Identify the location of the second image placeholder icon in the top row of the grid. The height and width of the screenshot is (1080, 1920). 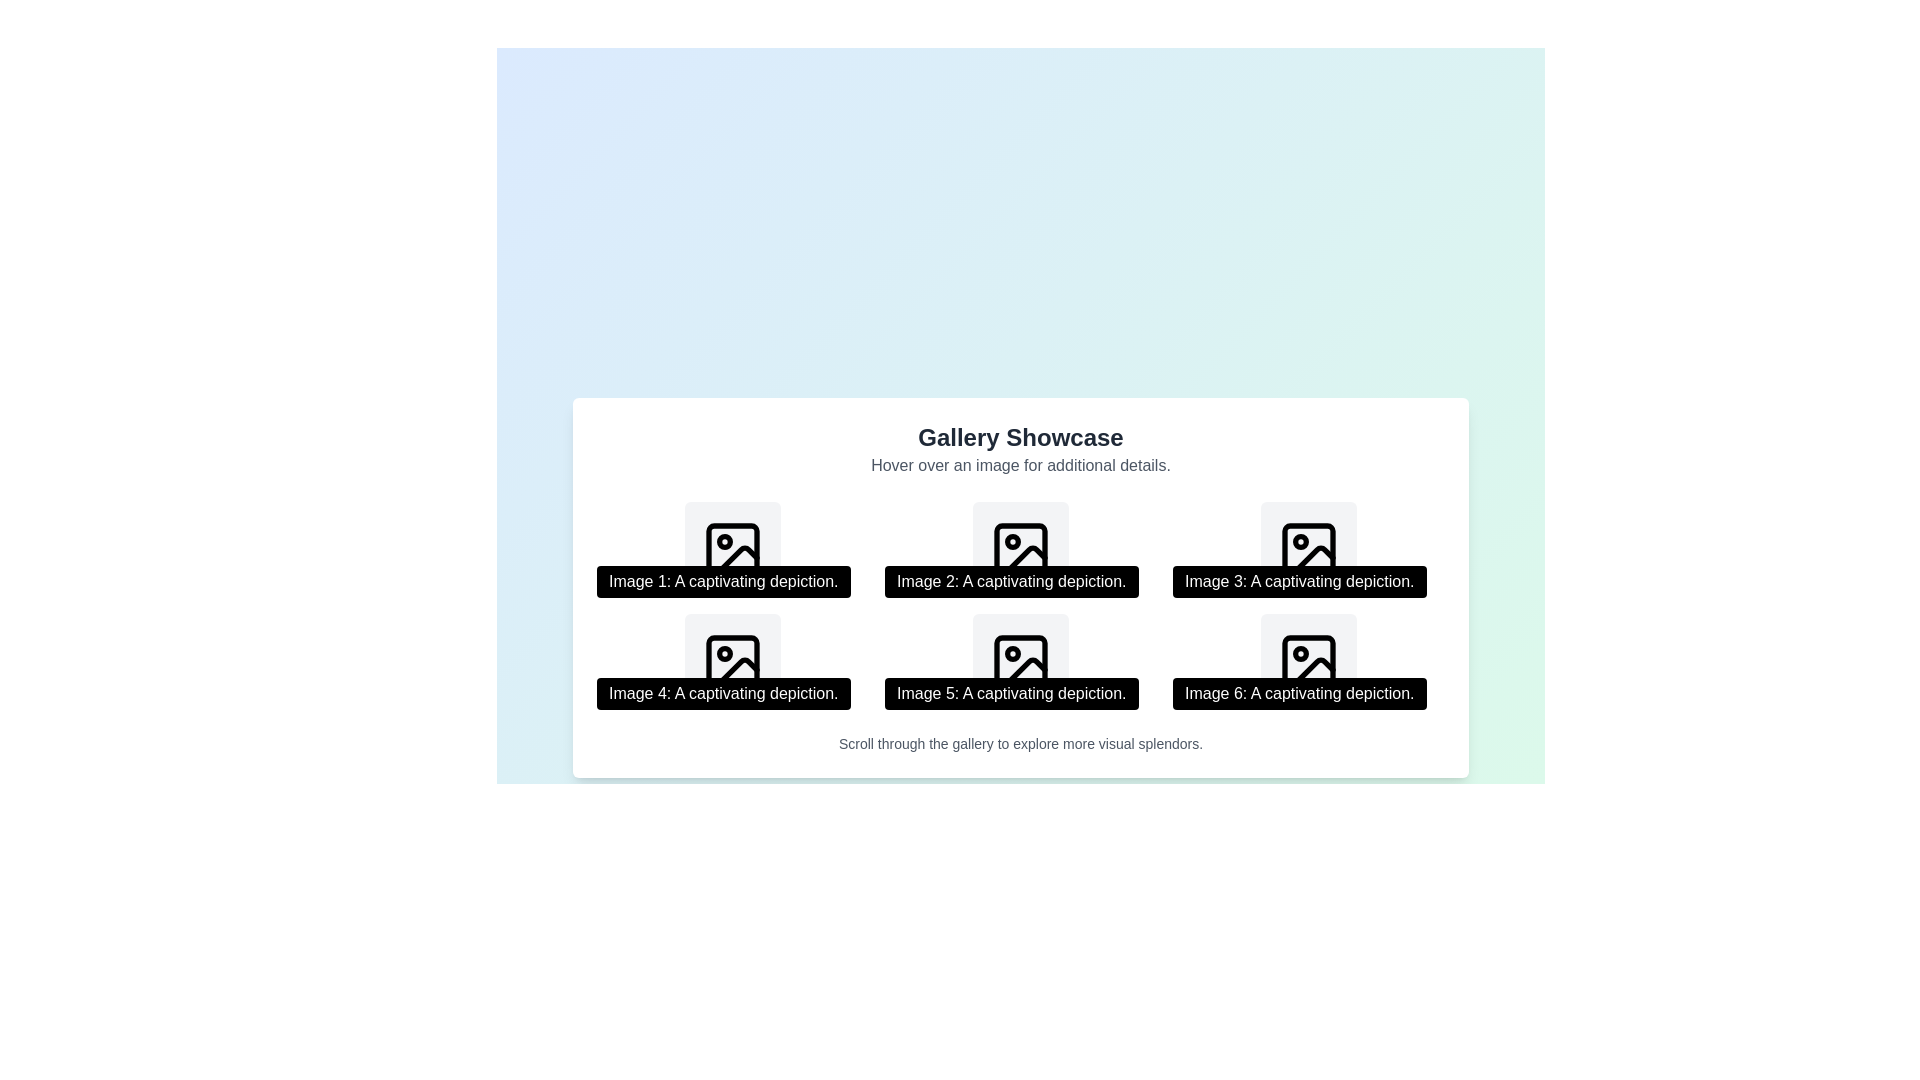
(1021, 550).